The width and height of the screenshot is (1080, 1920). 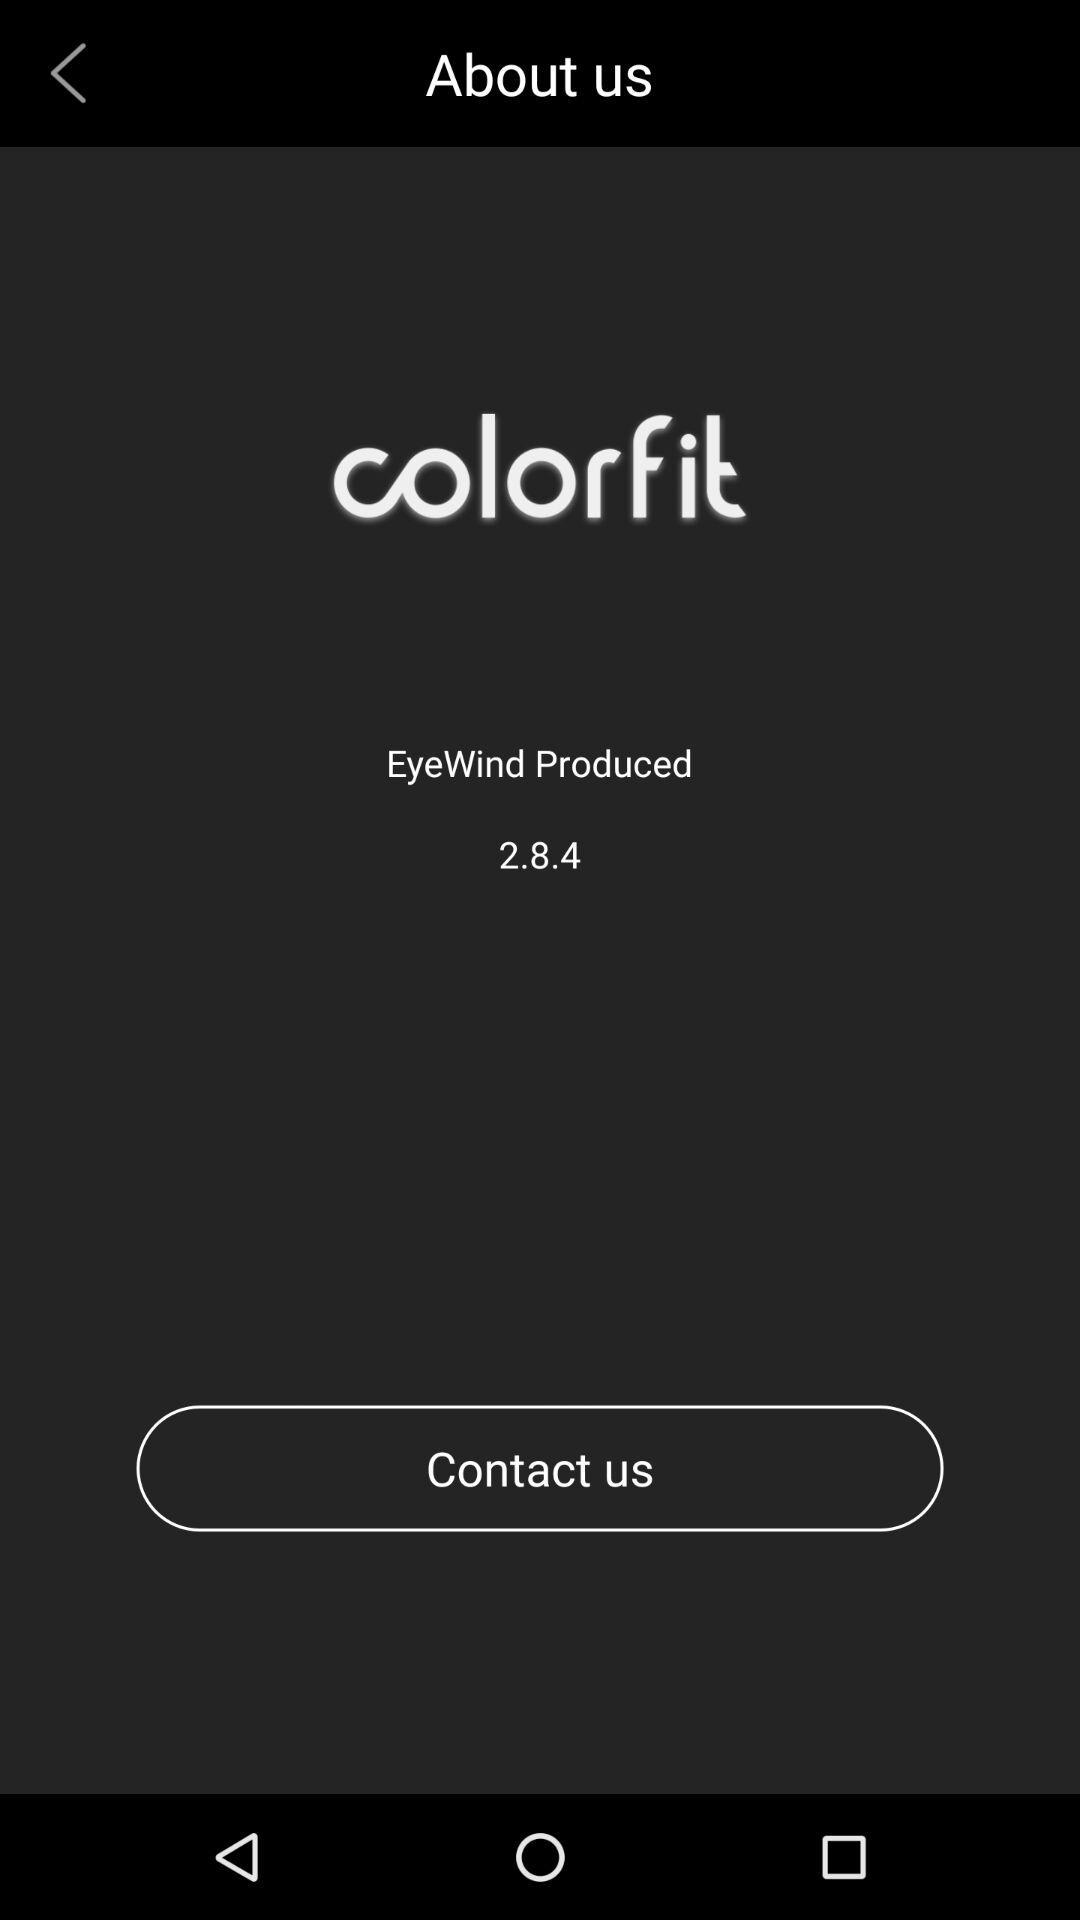 What do you see at coordinates (540, 1468) in the screenshot?
I see `the contact us at the bottom` at bounding box center [540, 1468].